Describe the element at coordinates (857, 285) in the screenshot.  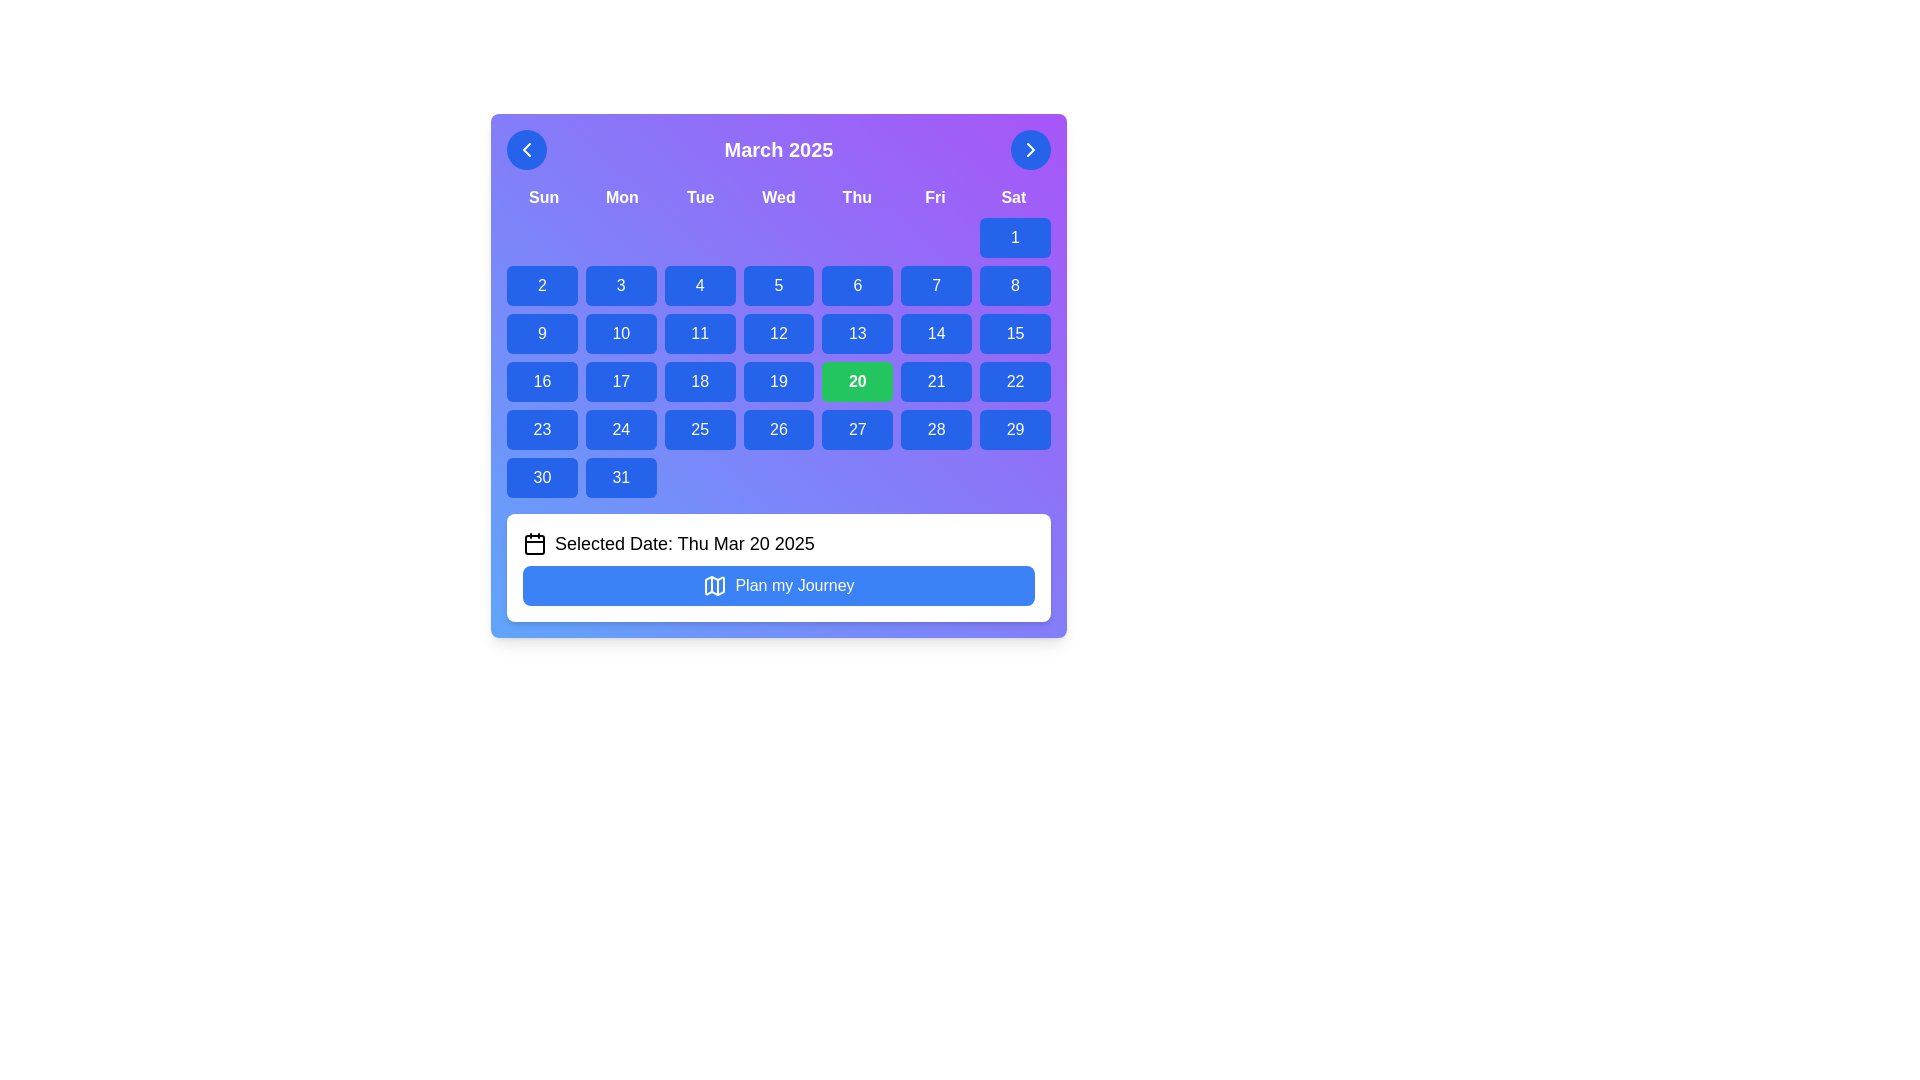
I see `the blue rounded rectangular button labeled '6' in the second row and fifth column of the calendar layout to change its background color` at that location.